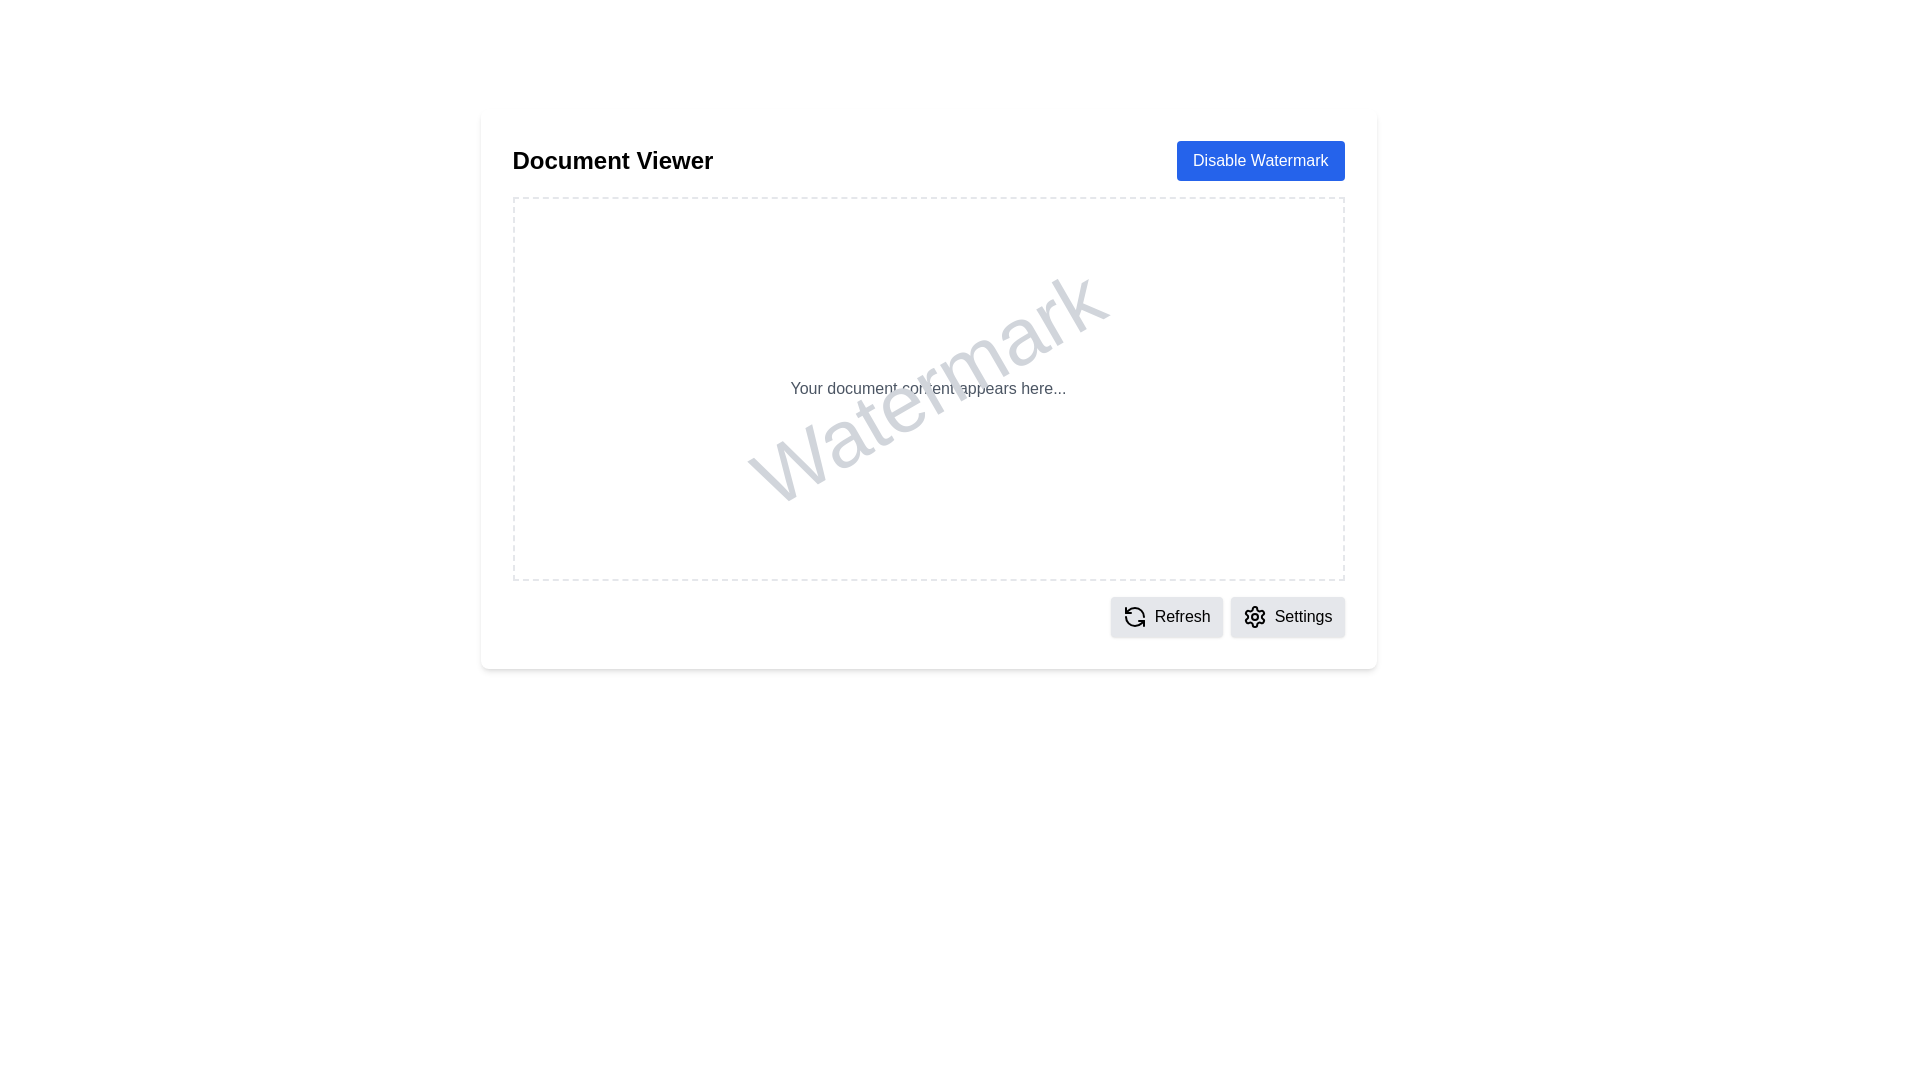  I want to click on the settings icon located to the immediate left of the 'Settings' text in the bottom-right corner of the interface, so click(1253, 616).